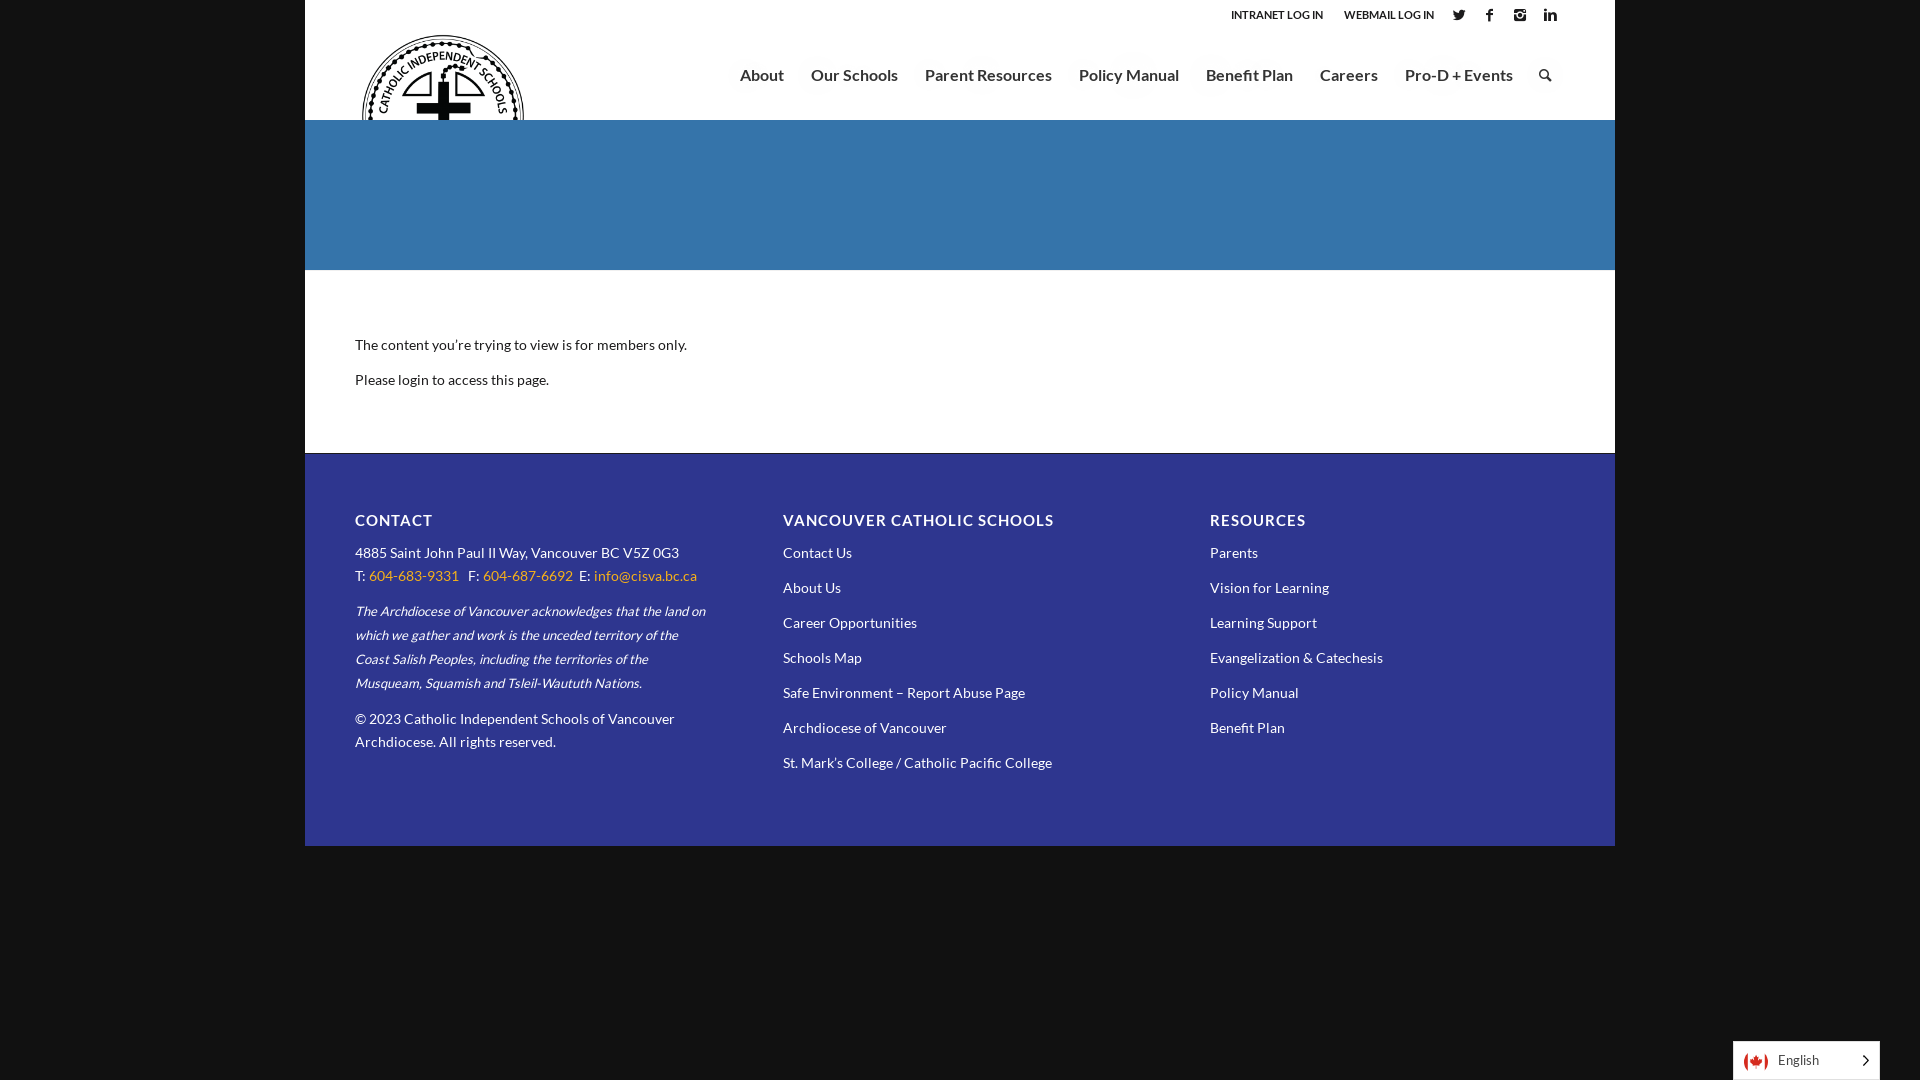 The height and width of the screenshot is (1080, 1920). I want to click on 'Policy Manual', so click(1128, 73).